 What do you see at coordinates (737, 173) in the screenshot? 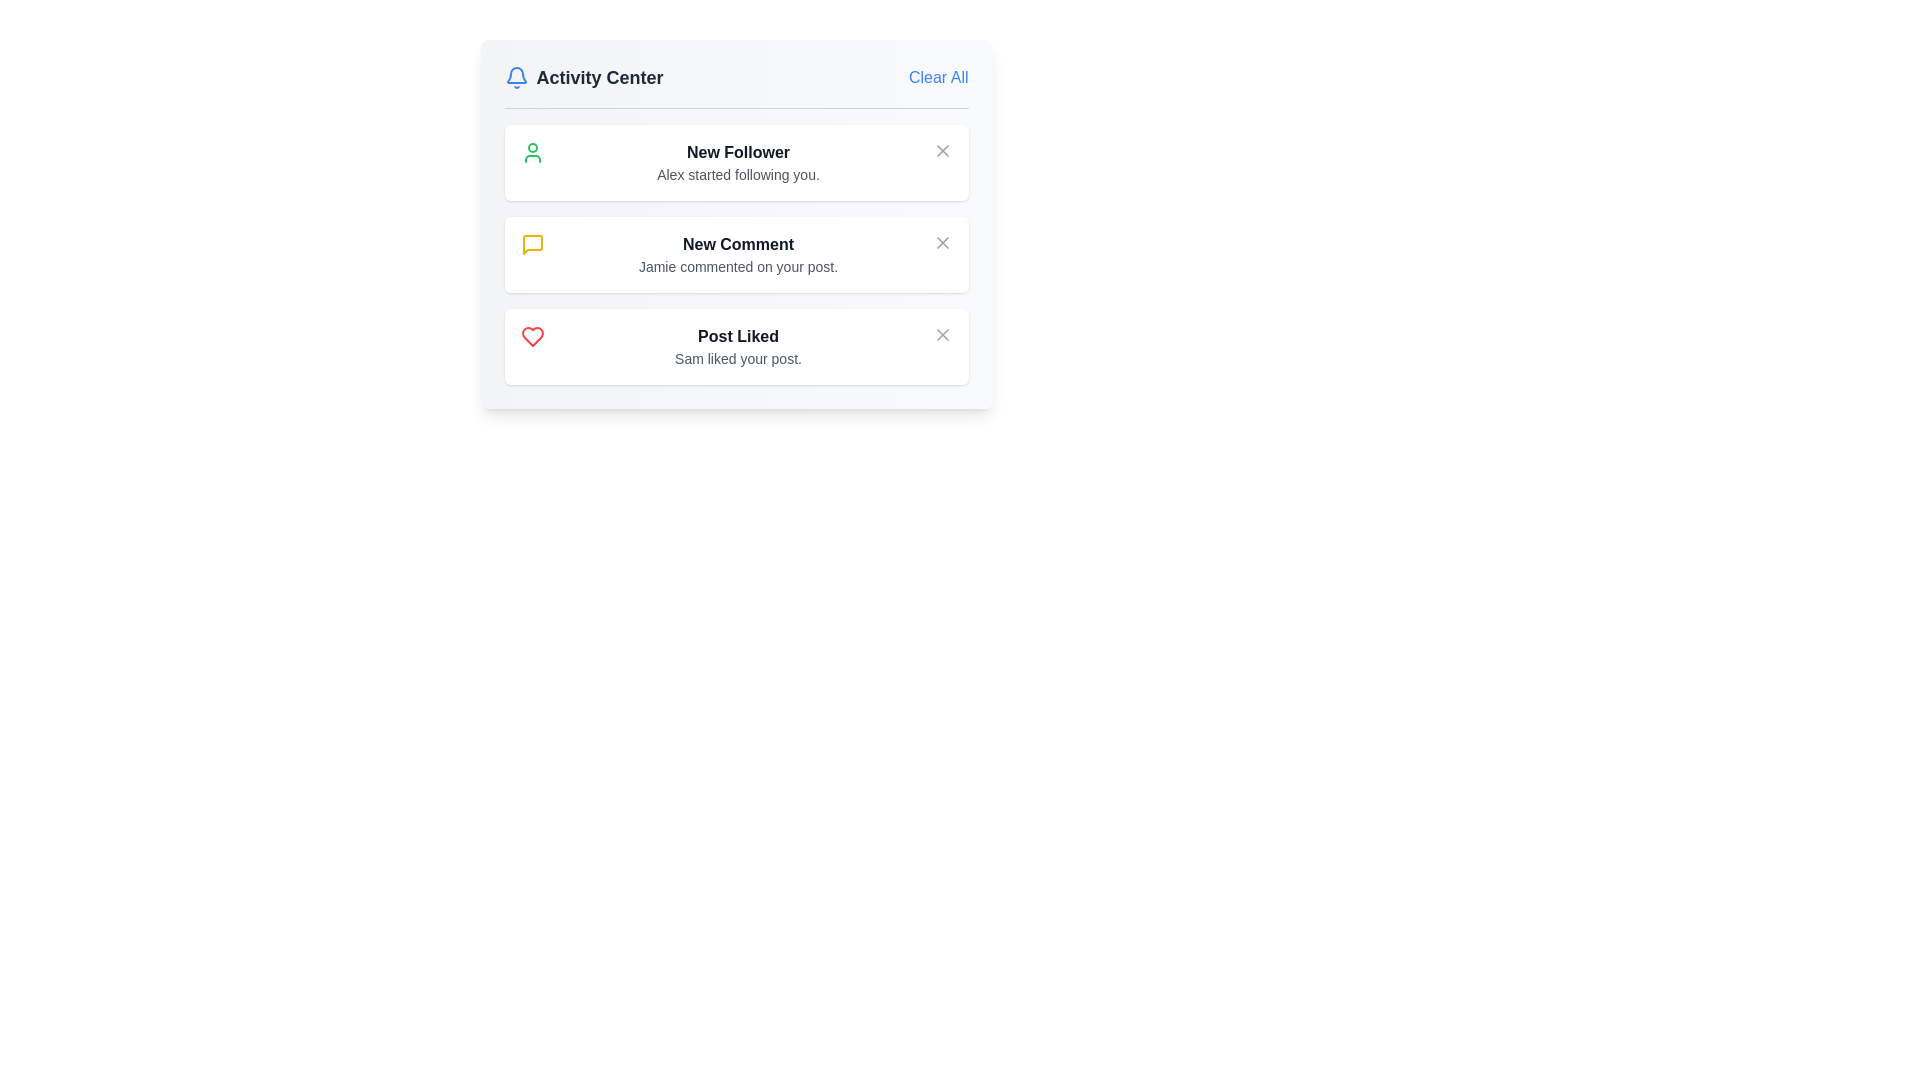
I see `information from the text label indicating 'following you' by Alex, which is located below the bold text 'New Follower' in a notification card` at bounding box center [737, 173].